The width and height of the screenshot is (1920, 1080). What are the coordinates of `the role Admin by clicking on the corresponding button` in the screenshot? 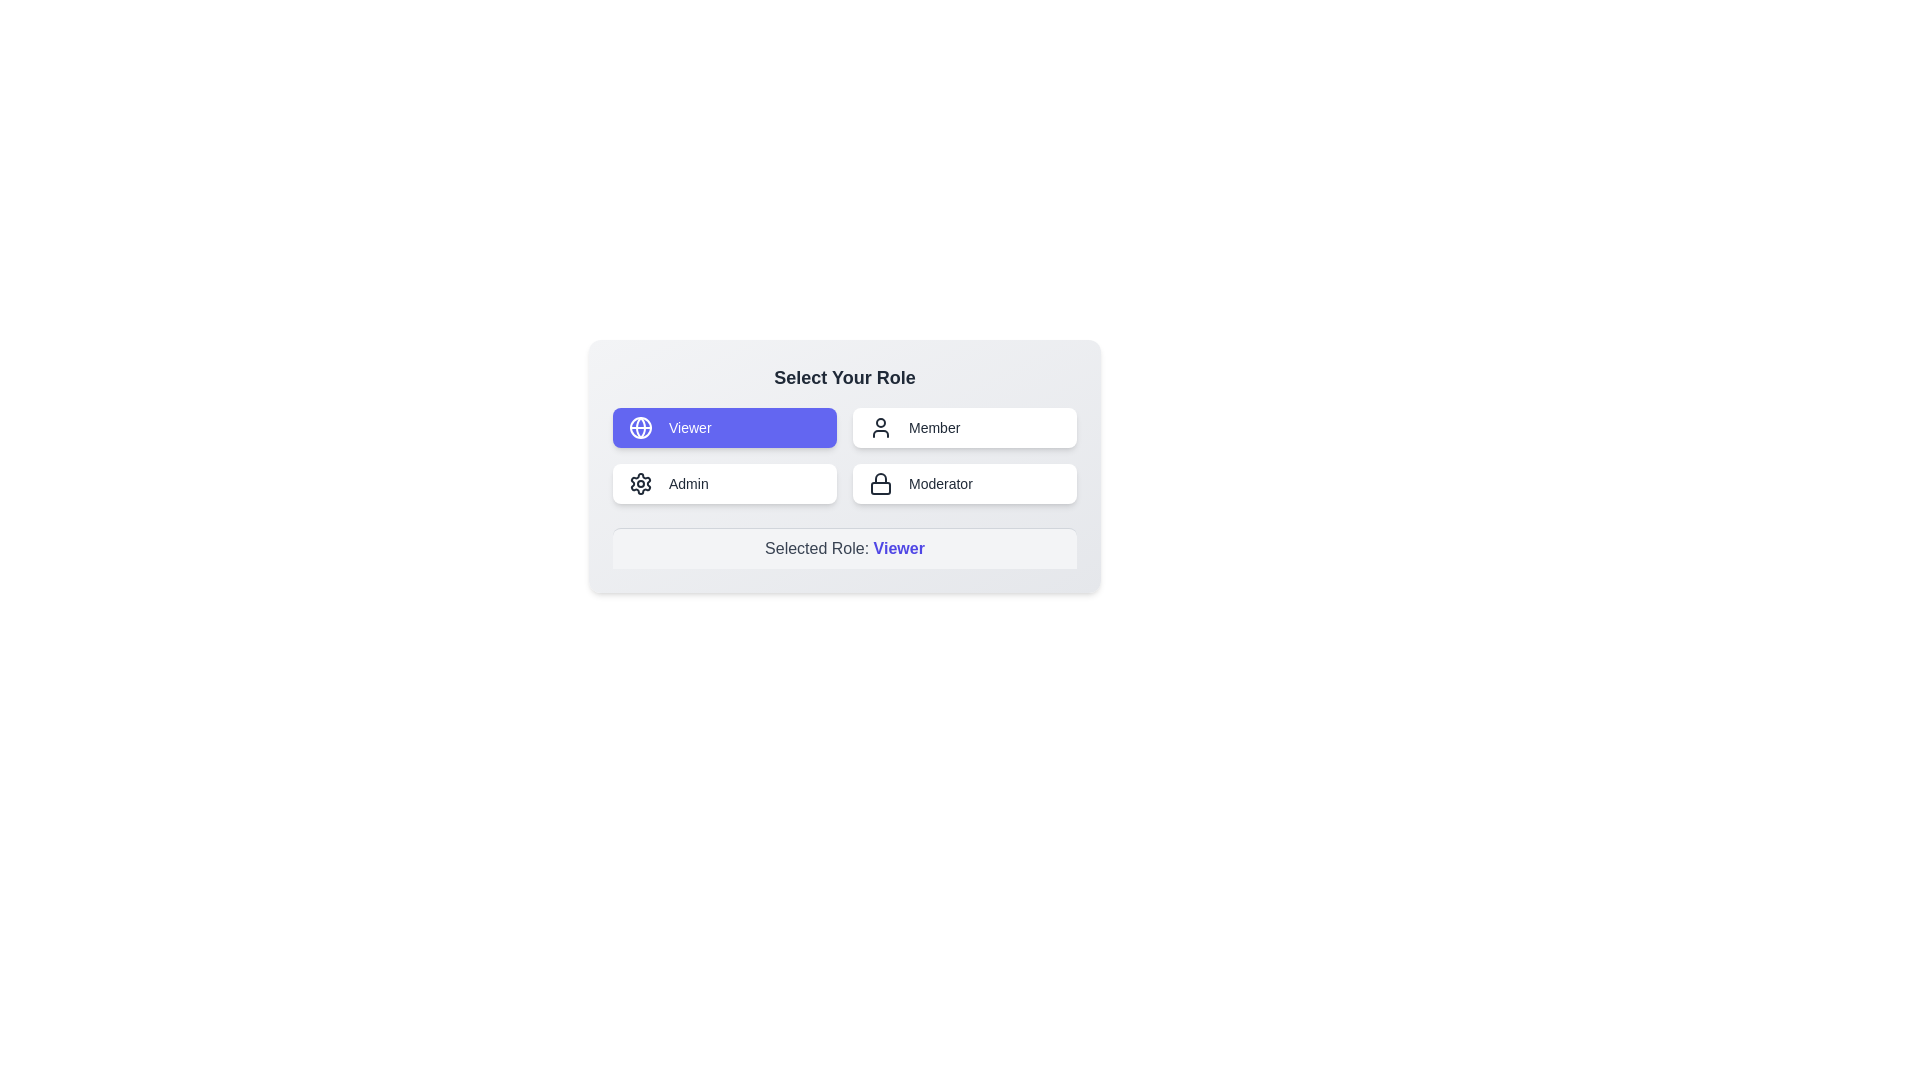 It's located at (723, 483).